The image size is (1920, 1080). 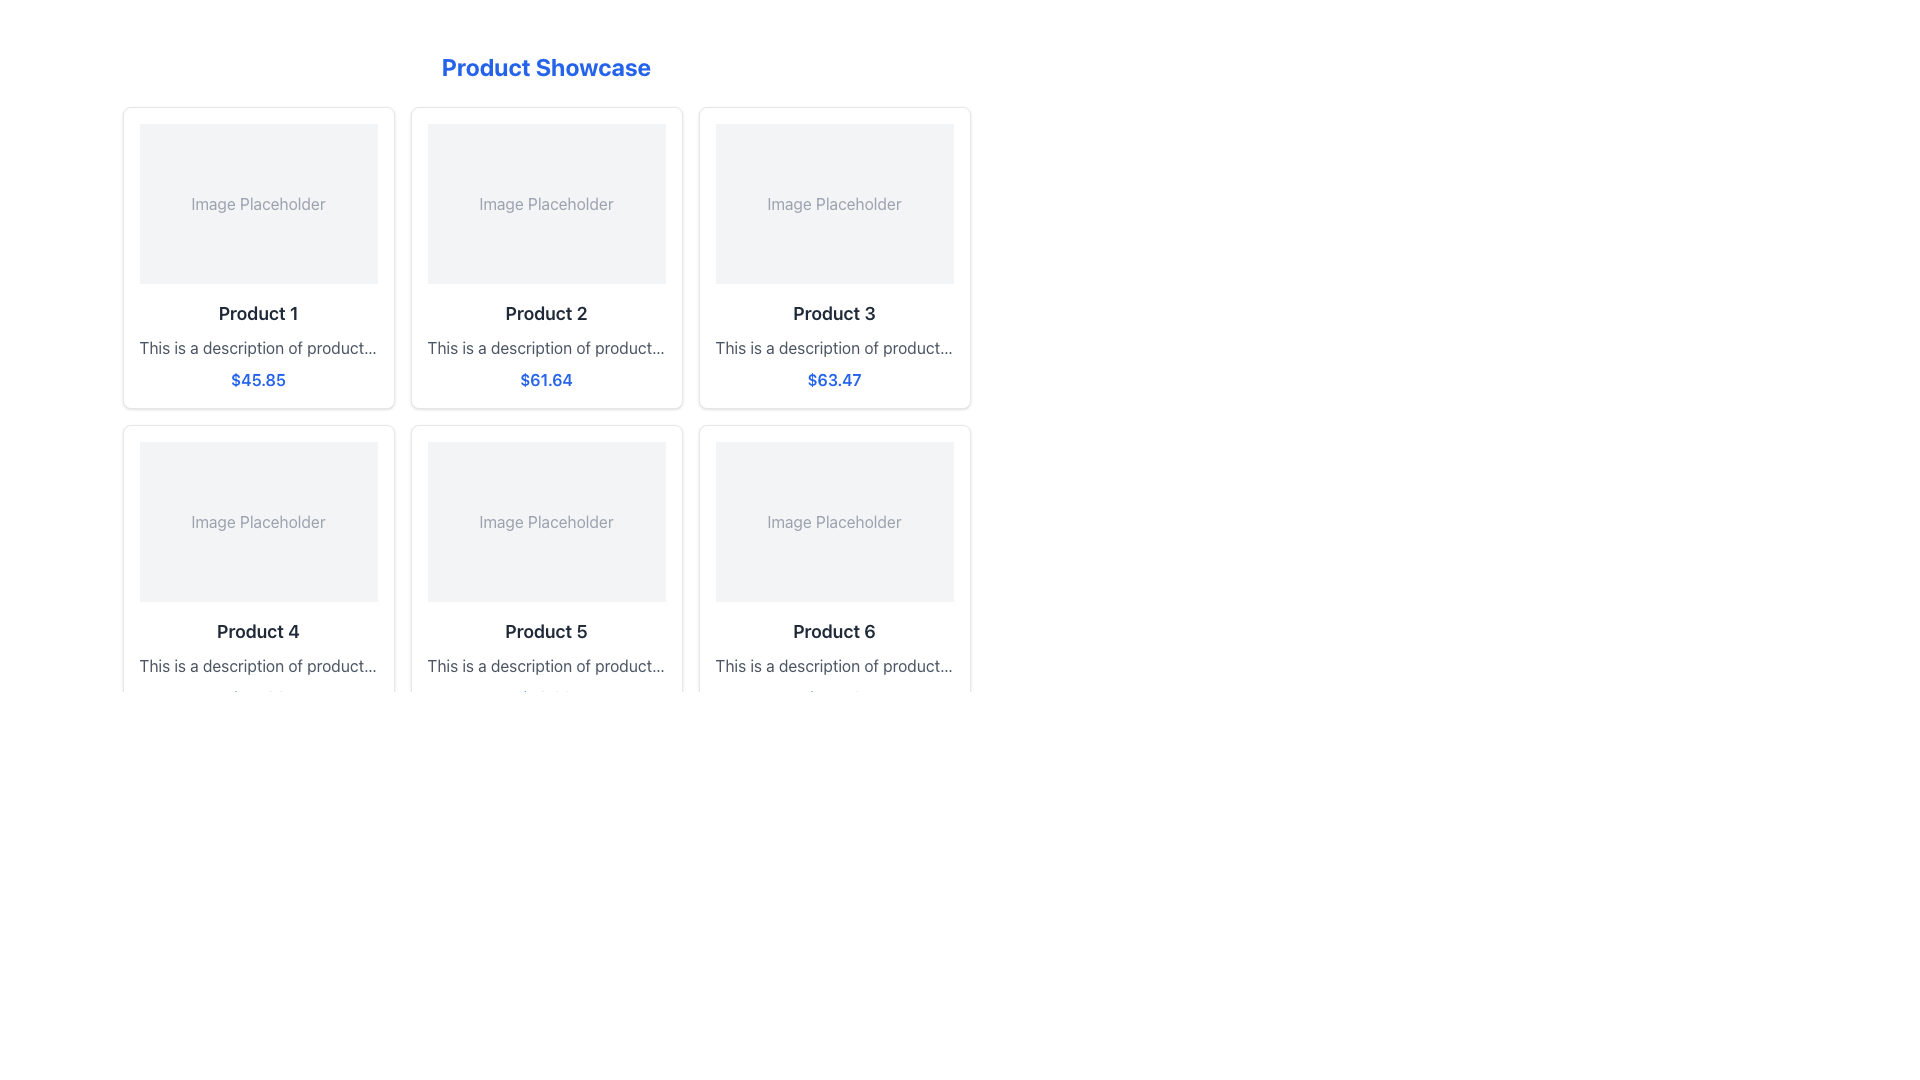 I want to click on the text element displaying 'This is a description of product 4.' which is styled in gray and located within the card layout of 'Product 4', positioned below the product name and above the product price, so click(x=257, y=666).